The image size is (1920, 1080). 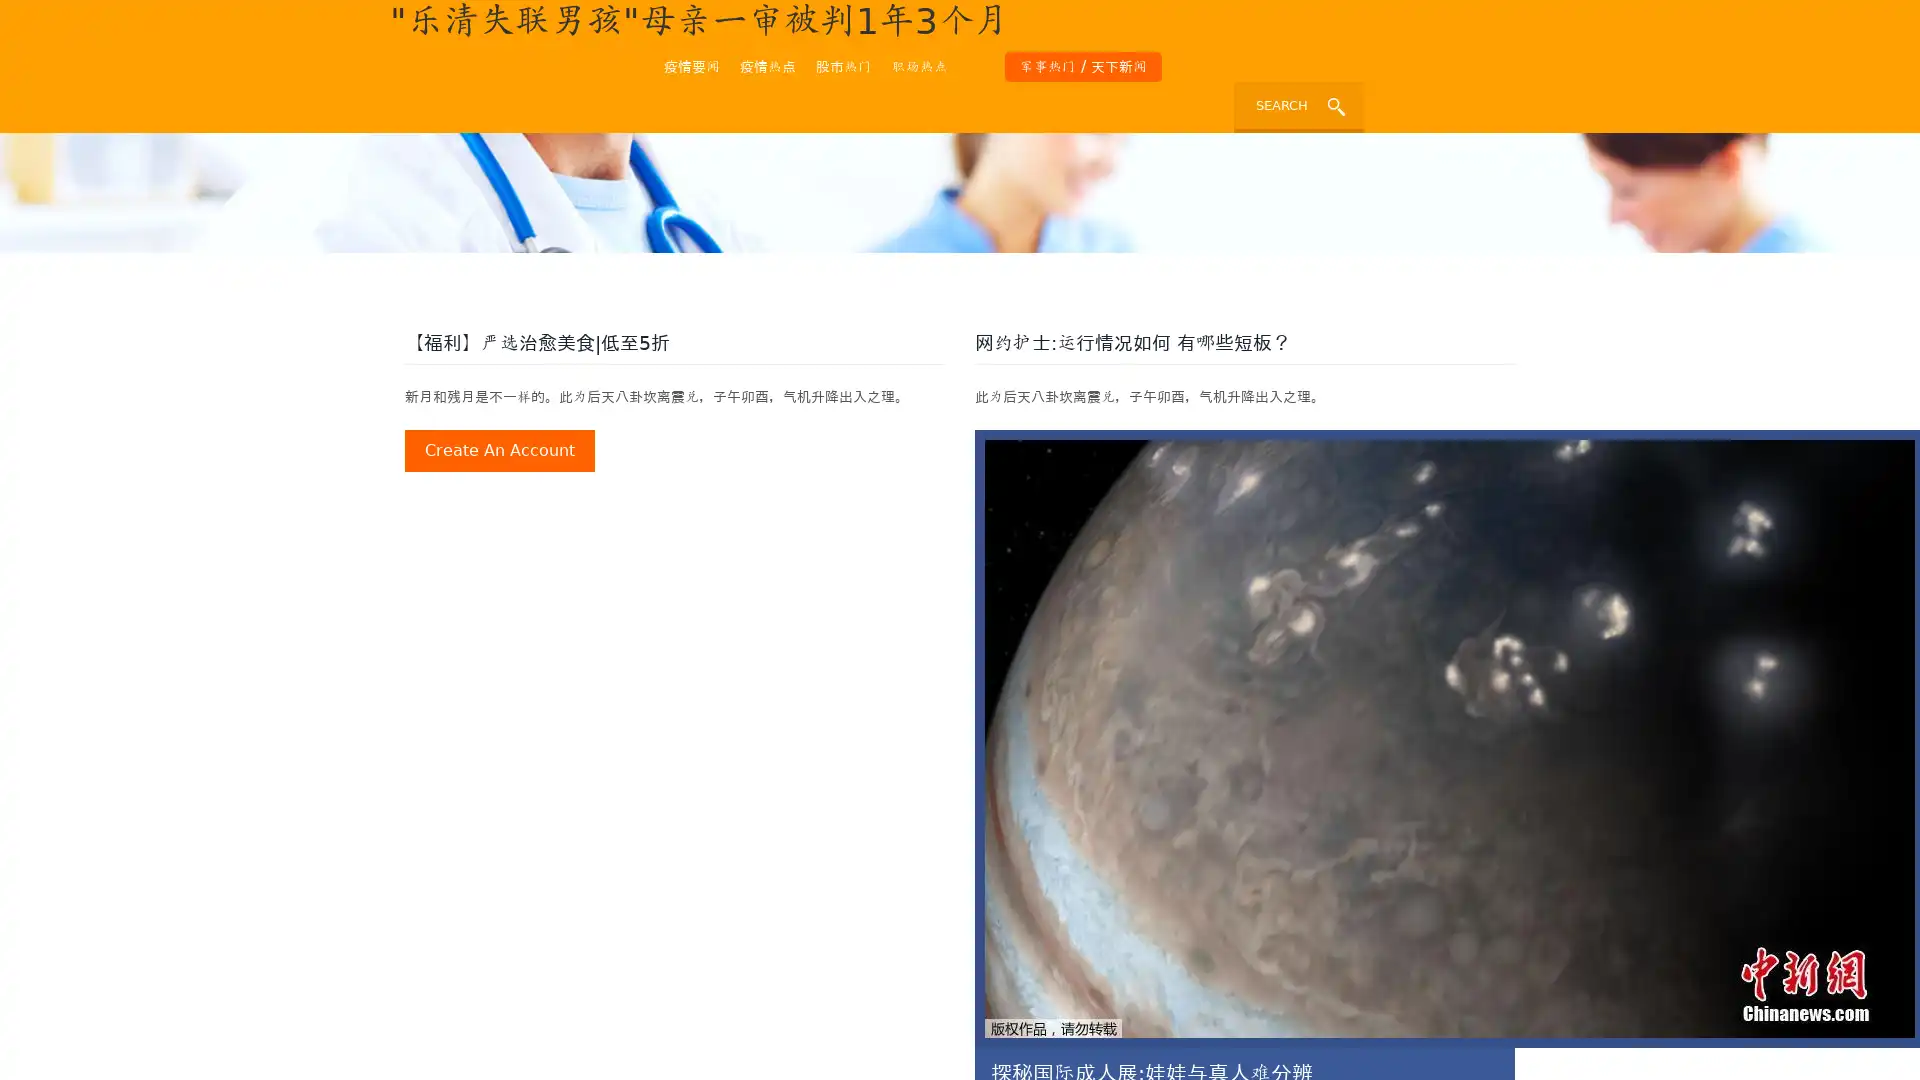 What do you see at coordinates (499, 450) in the screenshot?
I see `create an account` at bounding box center [499, 450].